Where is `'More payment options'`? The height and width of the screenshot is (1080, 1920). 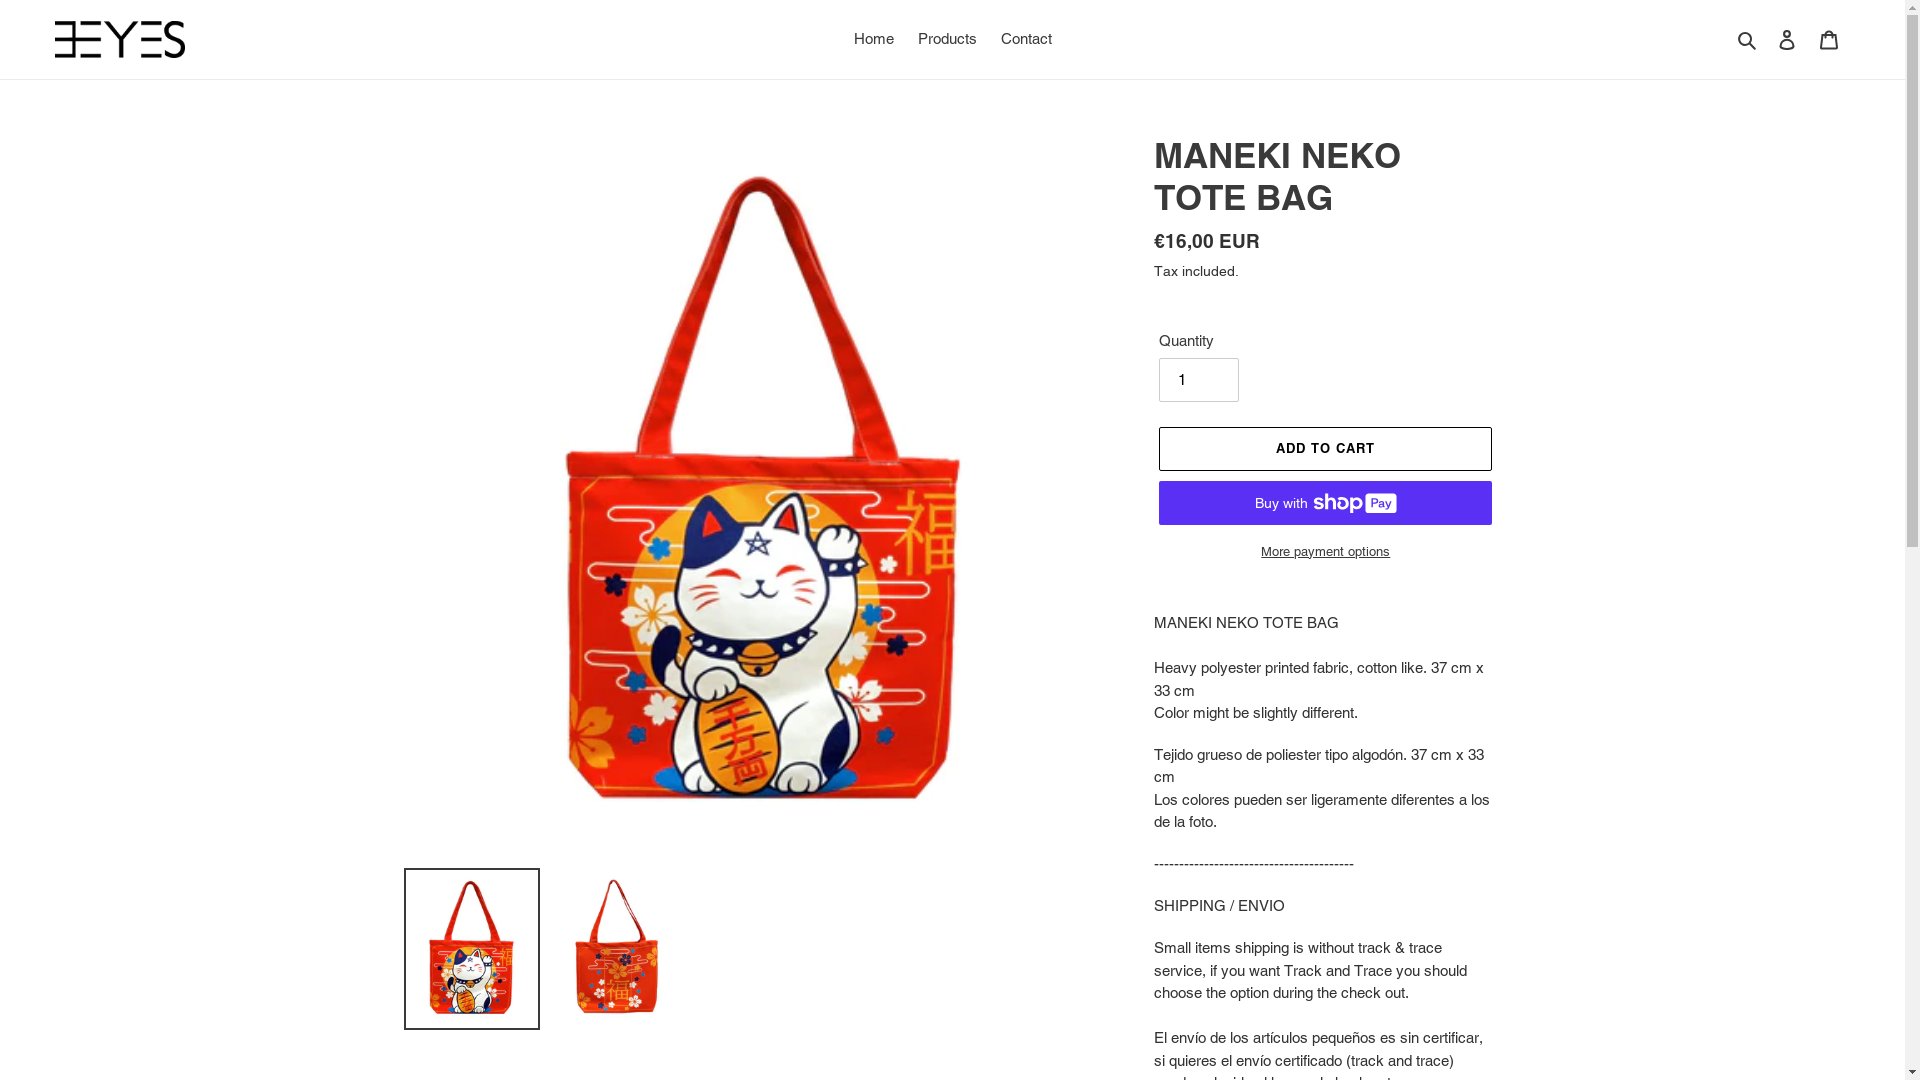
'More payment options' is located at coordinates (1325, 551).